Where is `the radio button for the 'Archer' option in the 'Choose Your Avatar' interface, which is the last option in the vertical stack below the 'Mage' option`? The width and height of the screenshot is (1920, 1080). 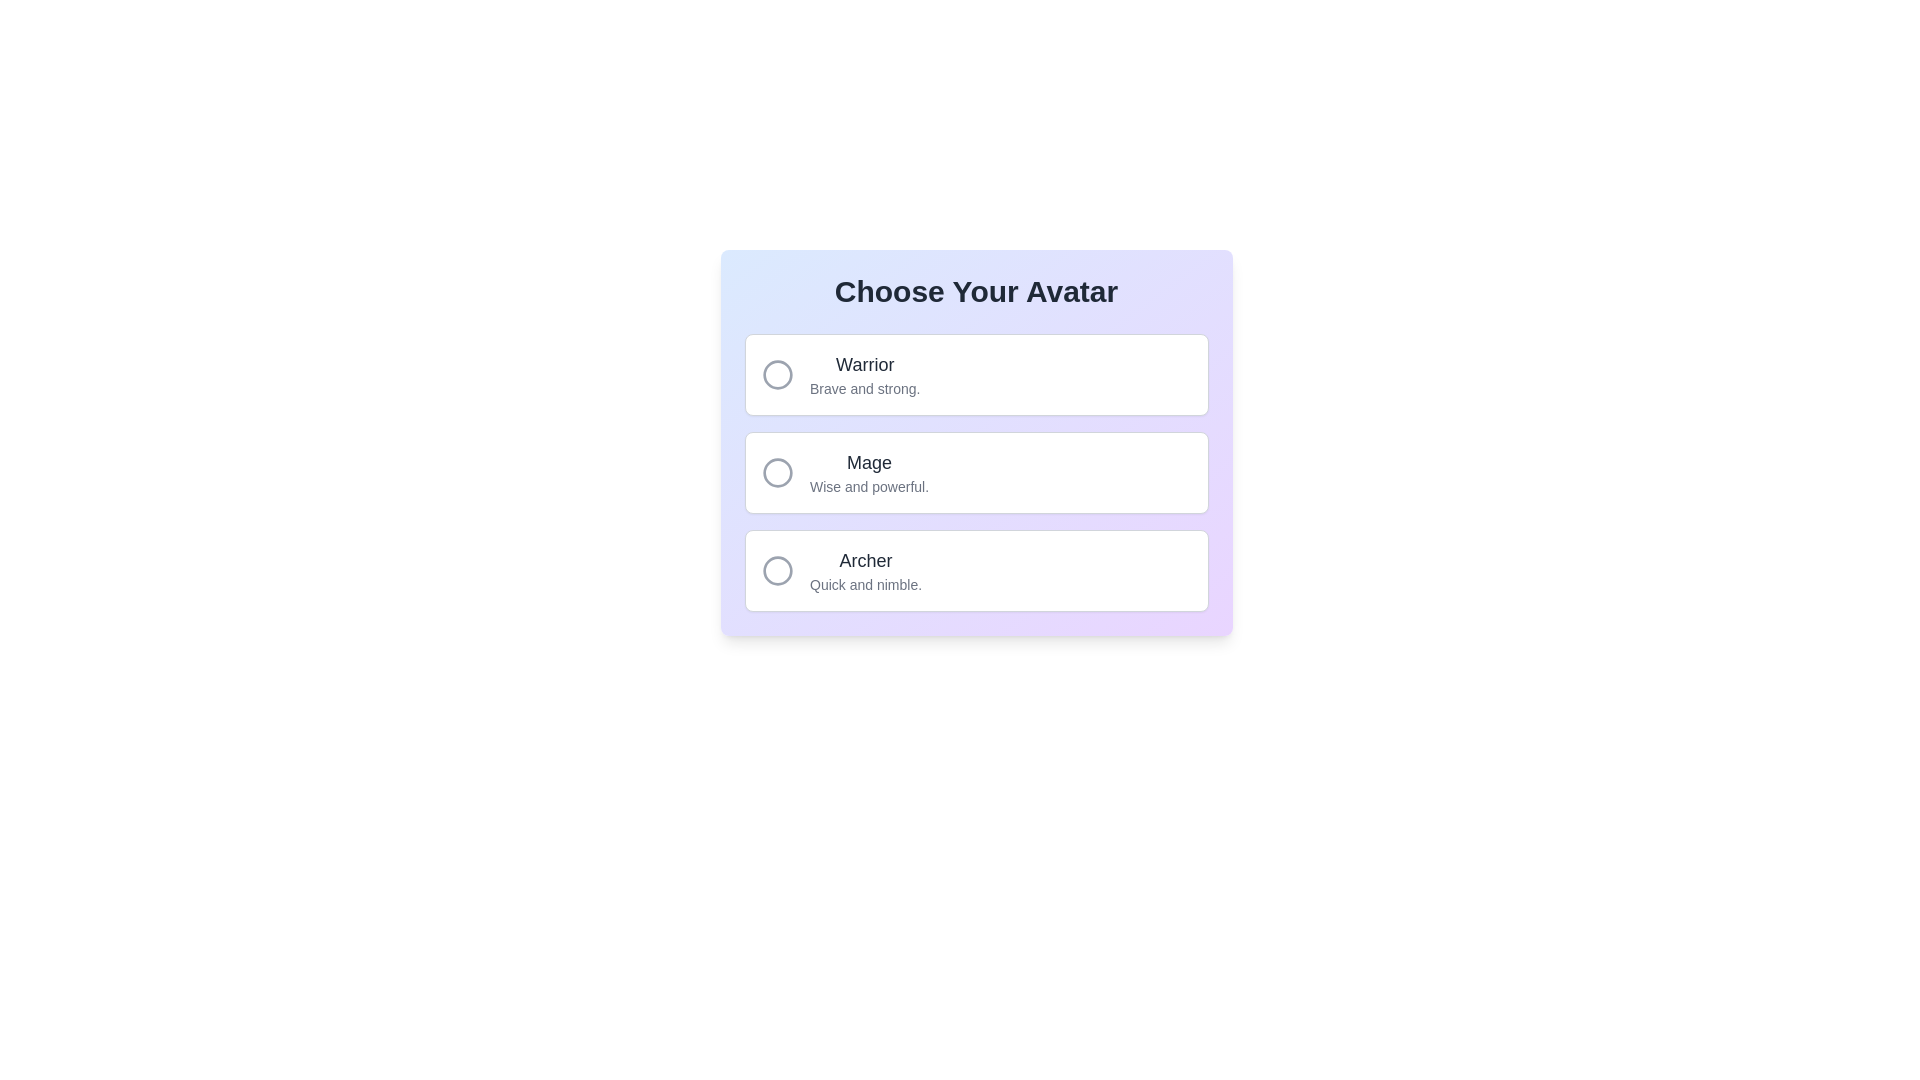 the radio button for the 'Archer' option in the 'Choose Your Avatar' interface, which is the last option in the vertical stack below the 'Mage' option is located at coordinates (776, 570).